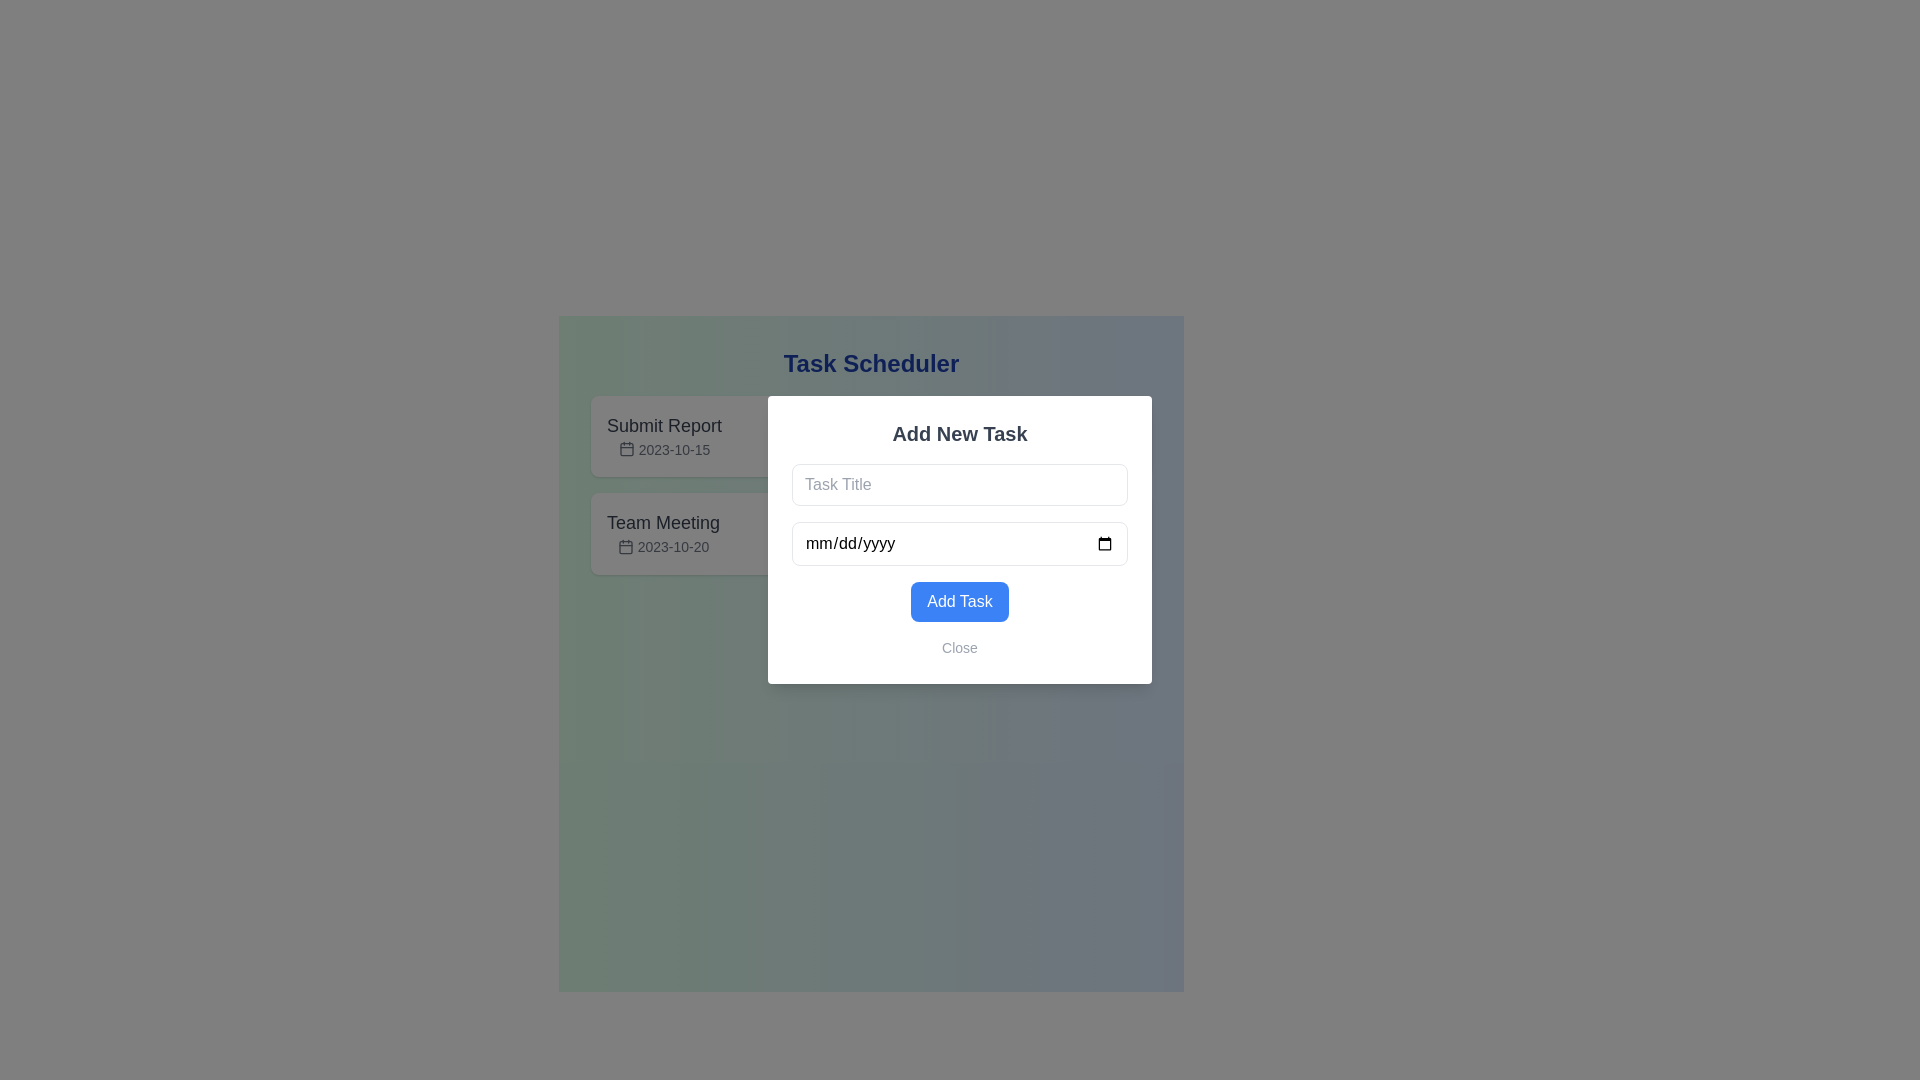 Image resolution: width=1920 pixels, height=1080 pixels. Describe the element at coordinates (625, 448) in the screenshot. I see `the rounded rectangle that is part of the calendar icon, located to the left of the 'mm/dd/yyyy' text field` at that location.